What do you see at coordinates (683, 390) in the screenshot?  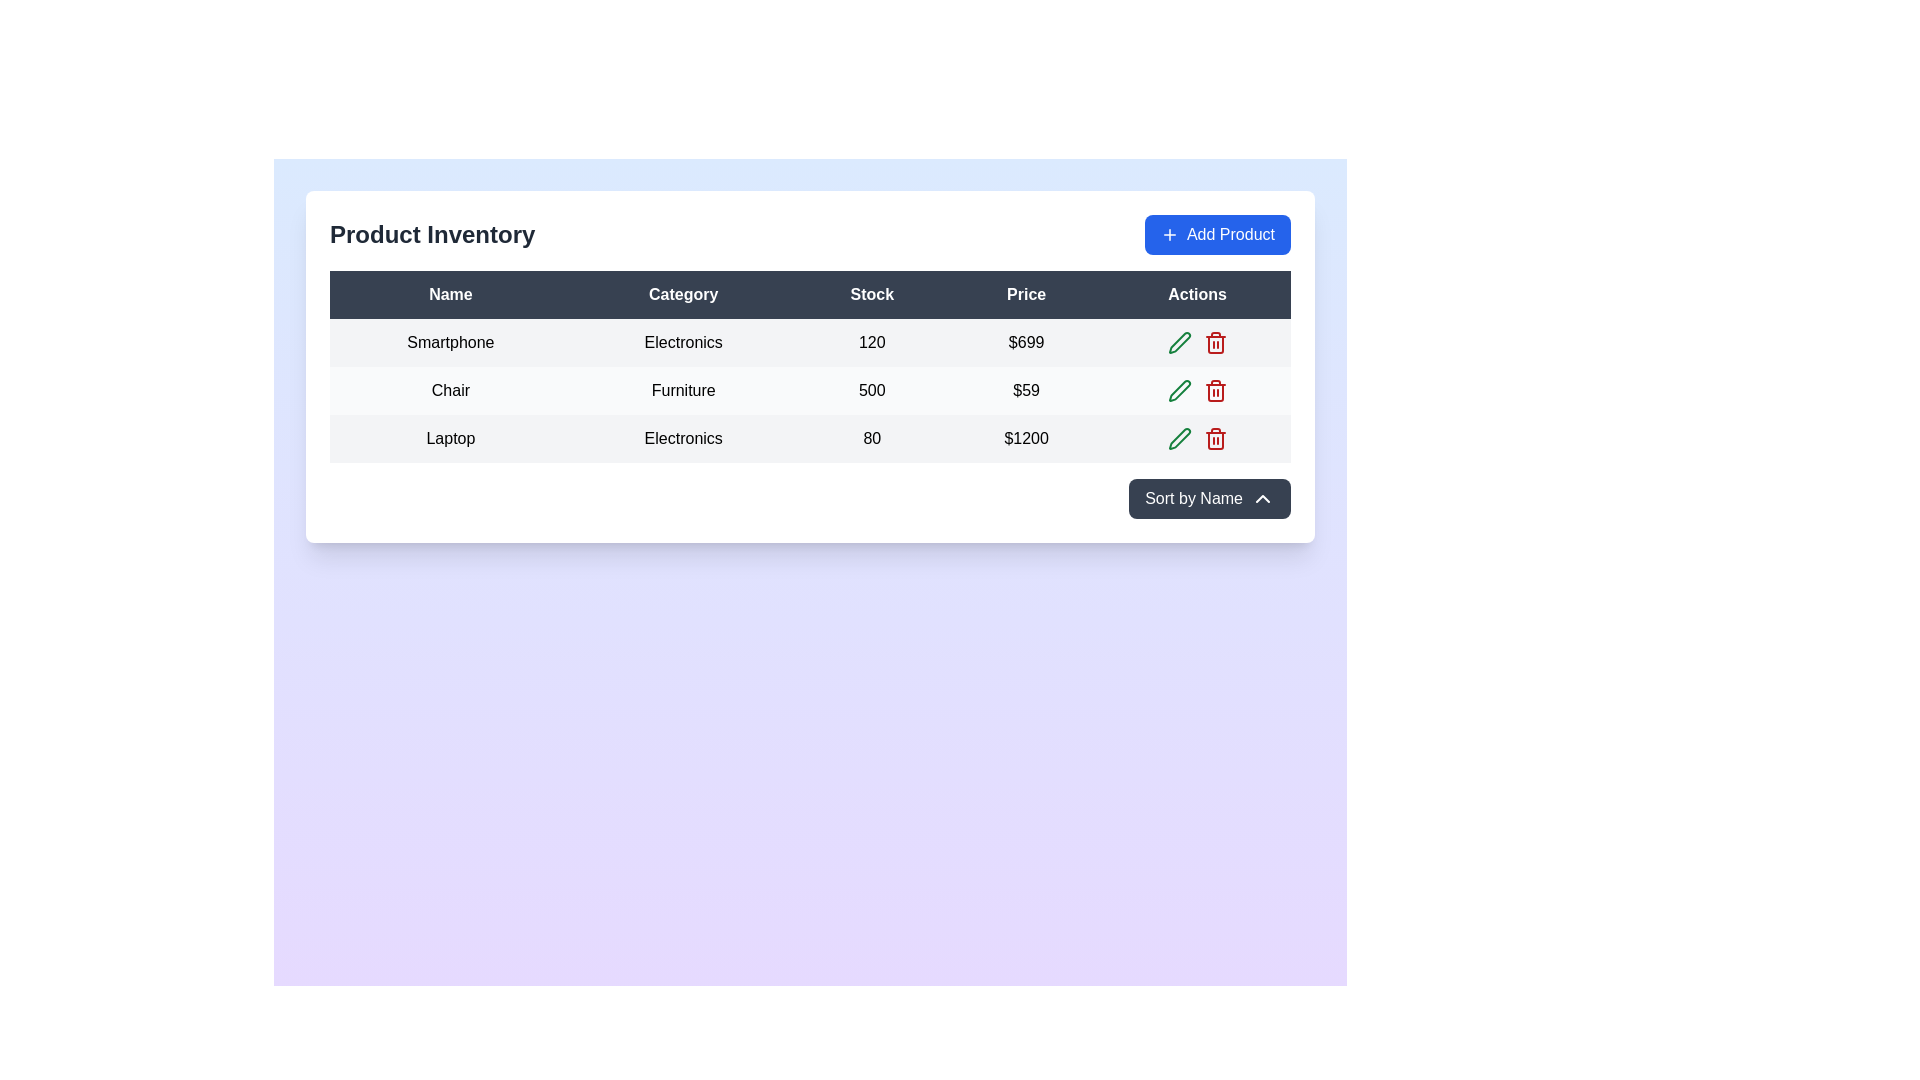 I see `the static text indicating the category of the item in the second row of the 'Product Inventory' table under the 'Category' column` at bounding box center [683, 390].